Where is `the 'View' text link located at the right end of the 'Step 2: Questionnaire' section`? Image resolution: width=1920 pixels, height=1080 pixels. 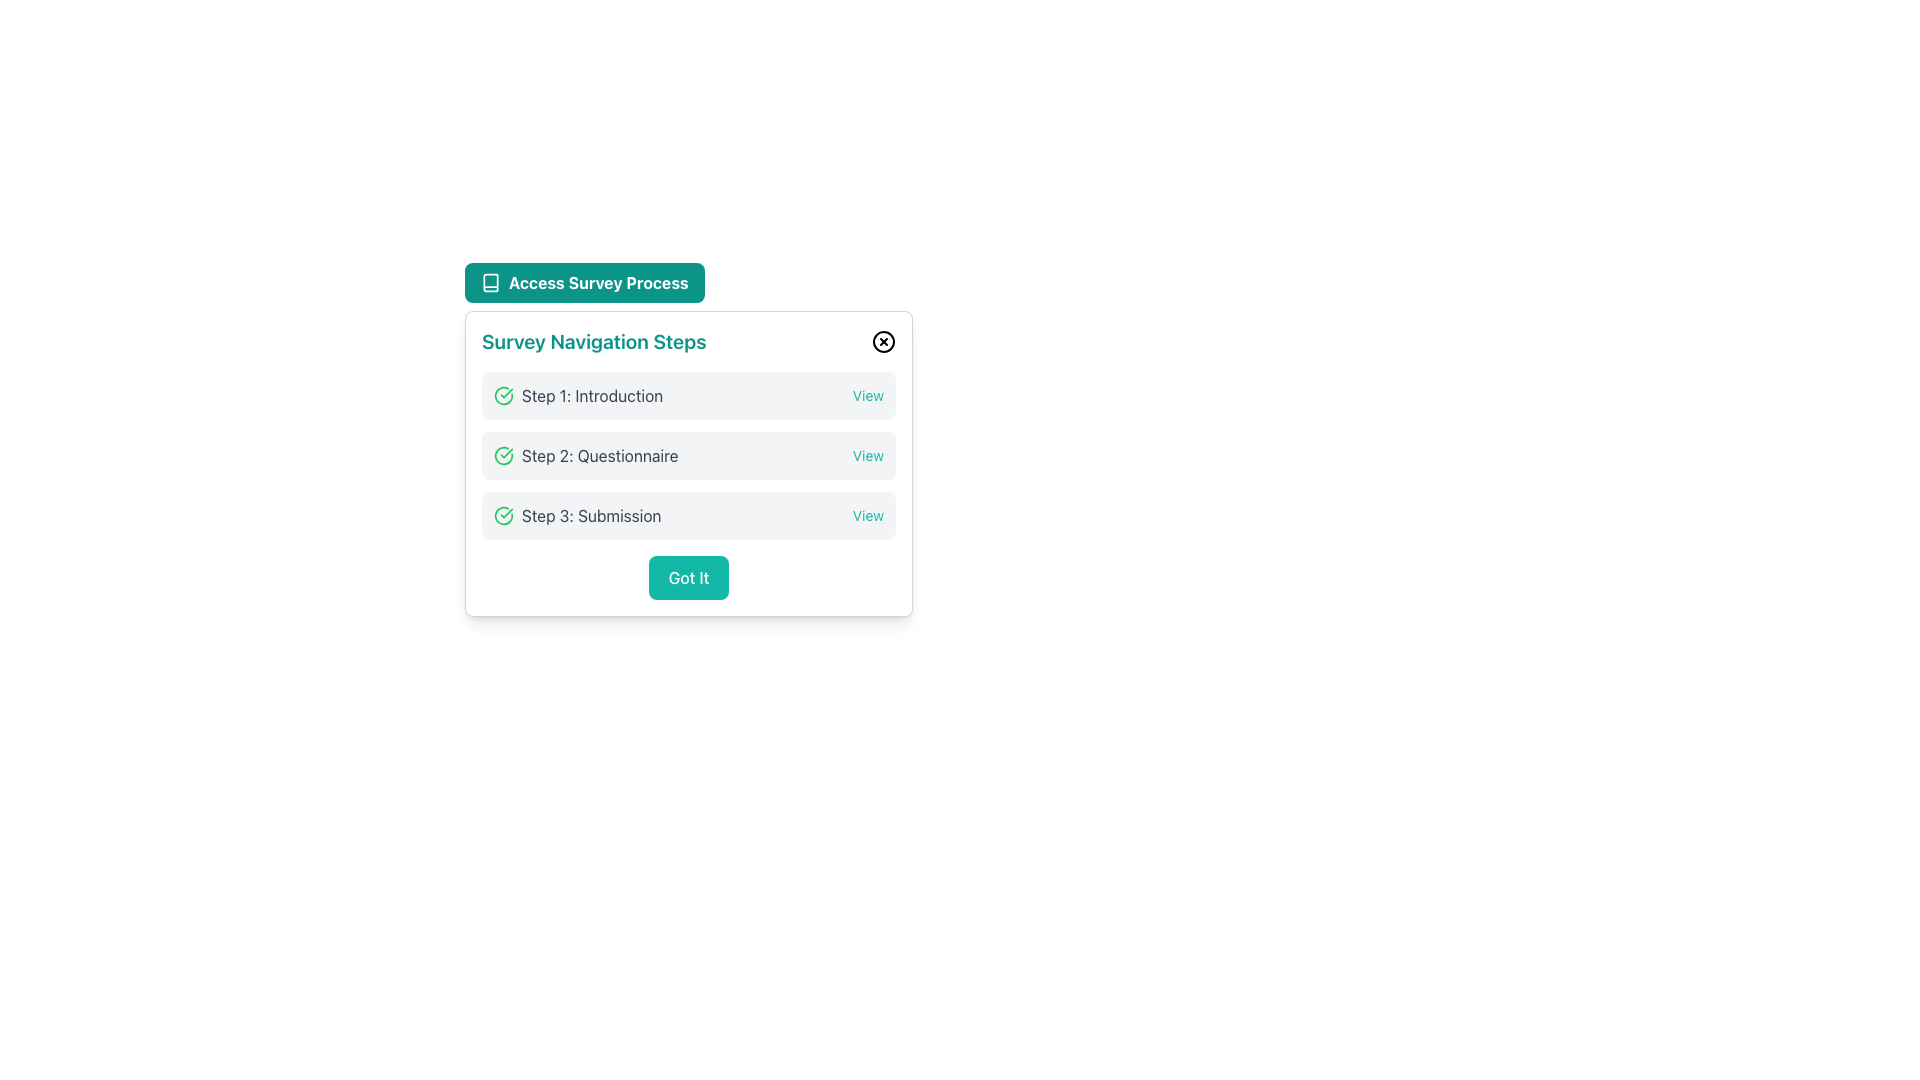
the 'View' text link located at the right end of the 'Step 2: Questionnaire' section is located at coordinates (868, 455).